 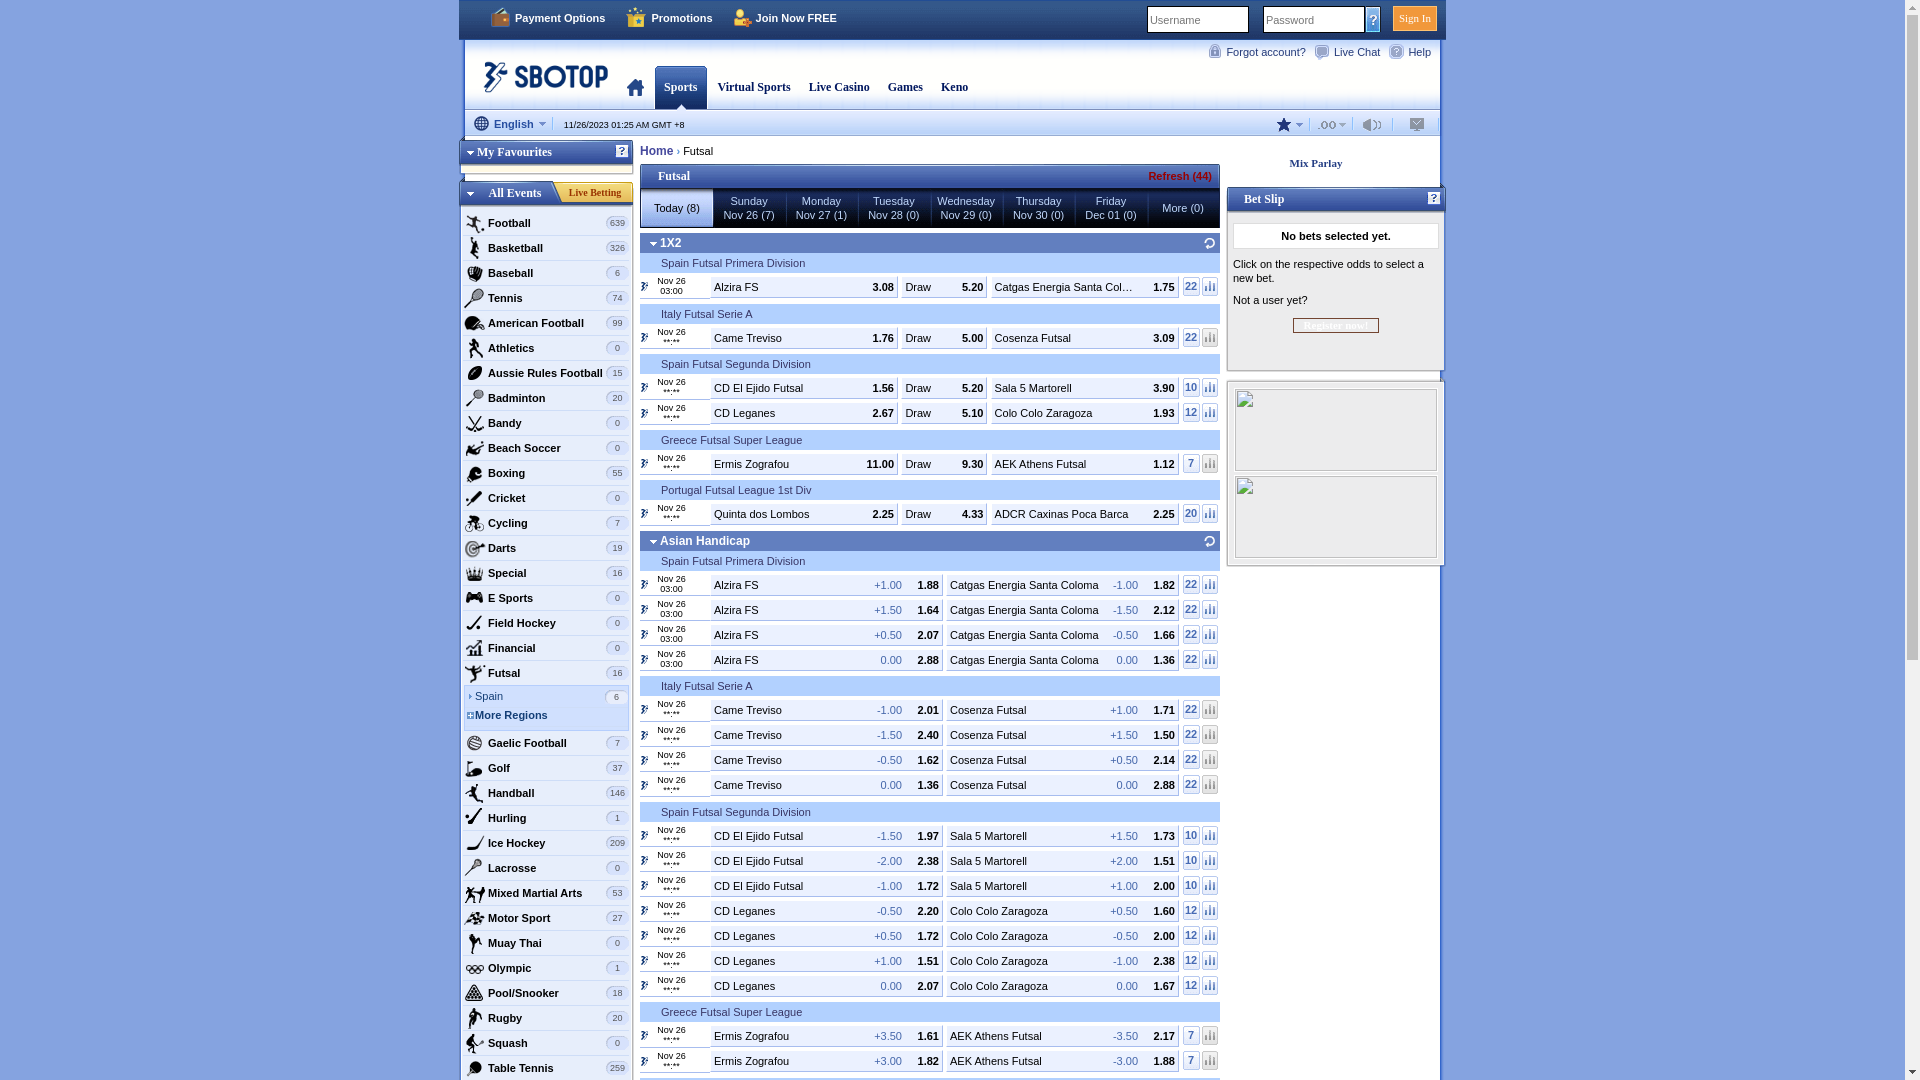 I want to click on '12', so click(x=1191, y=935).